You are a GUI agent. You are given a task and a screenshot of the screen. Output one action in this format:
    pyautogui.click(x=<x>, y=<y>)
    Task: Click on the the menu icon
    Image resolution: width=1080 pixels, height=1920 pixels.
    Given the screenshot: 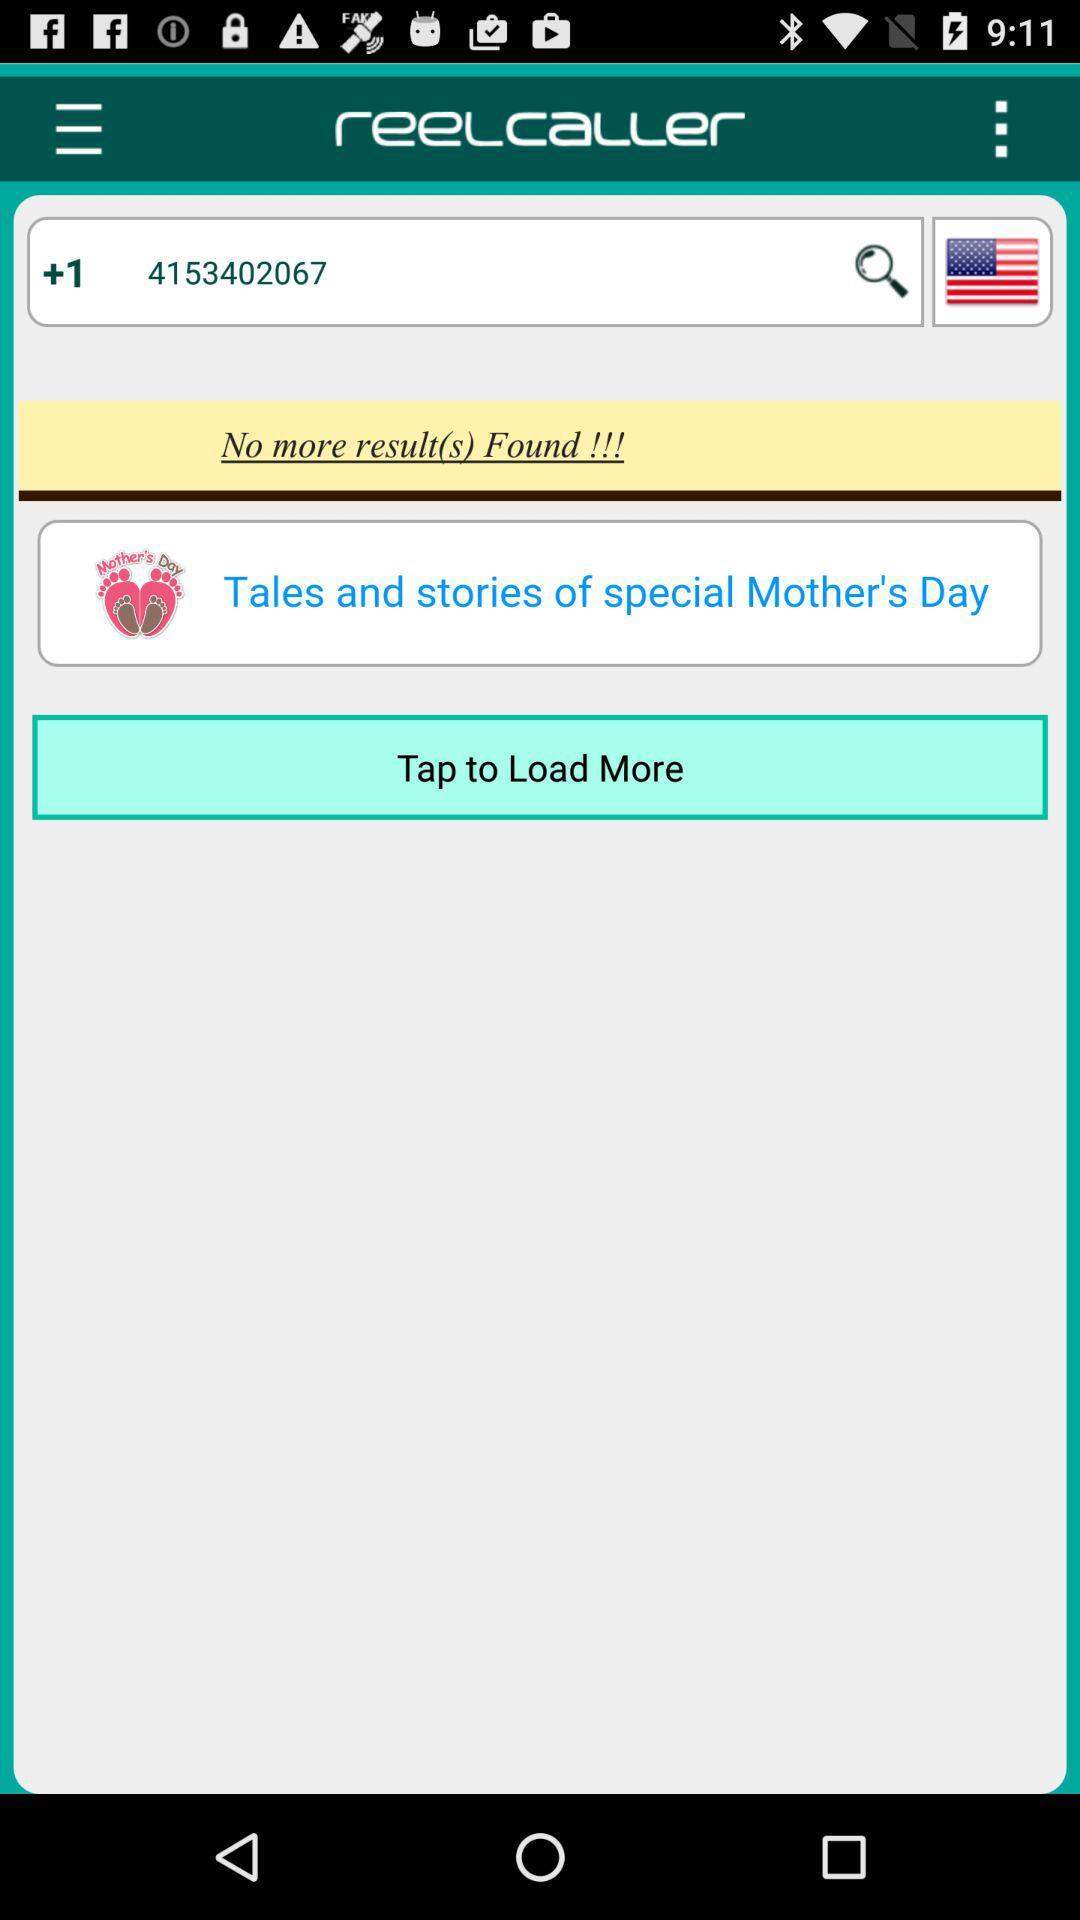 What is the action you would take?
    pyautogui.click(x=77, y=137)
    